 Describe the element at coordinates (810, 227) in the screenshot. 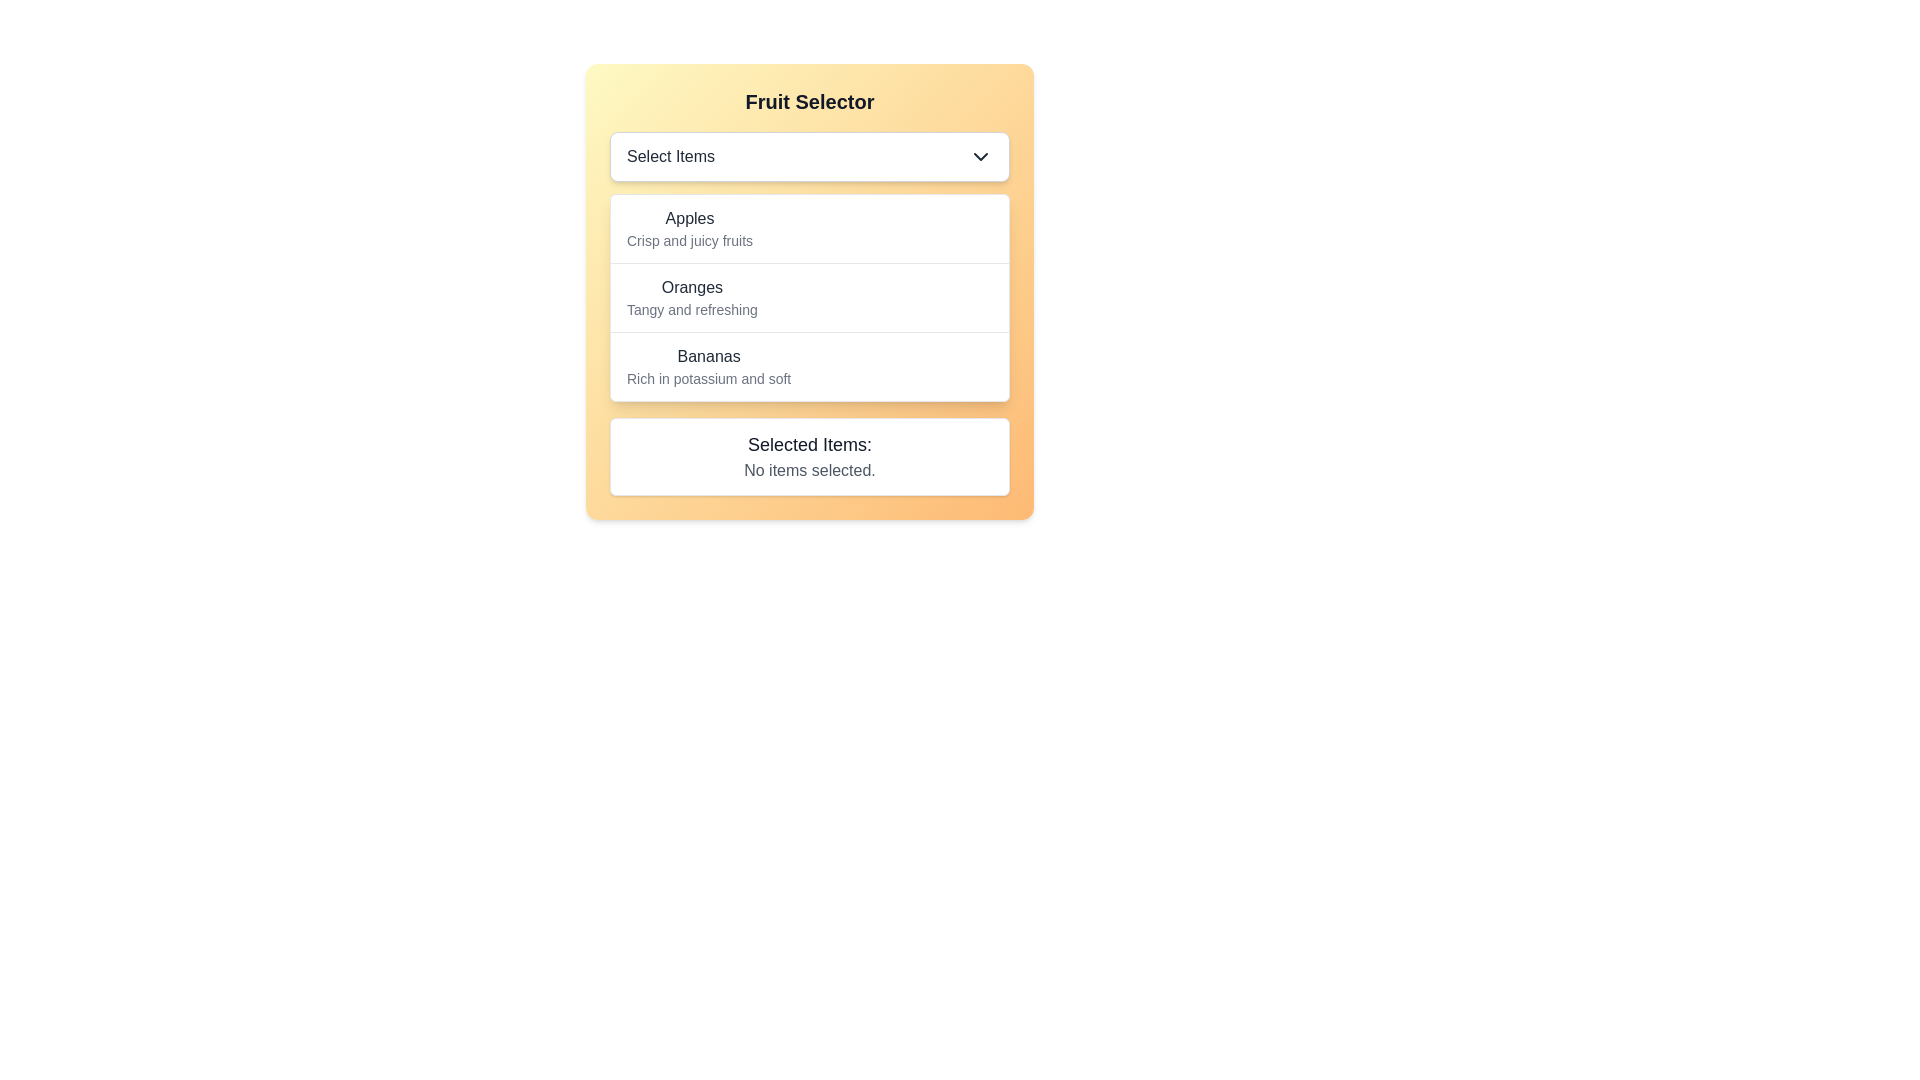

I see `the first item in the list representing 'Apples'` at that location.